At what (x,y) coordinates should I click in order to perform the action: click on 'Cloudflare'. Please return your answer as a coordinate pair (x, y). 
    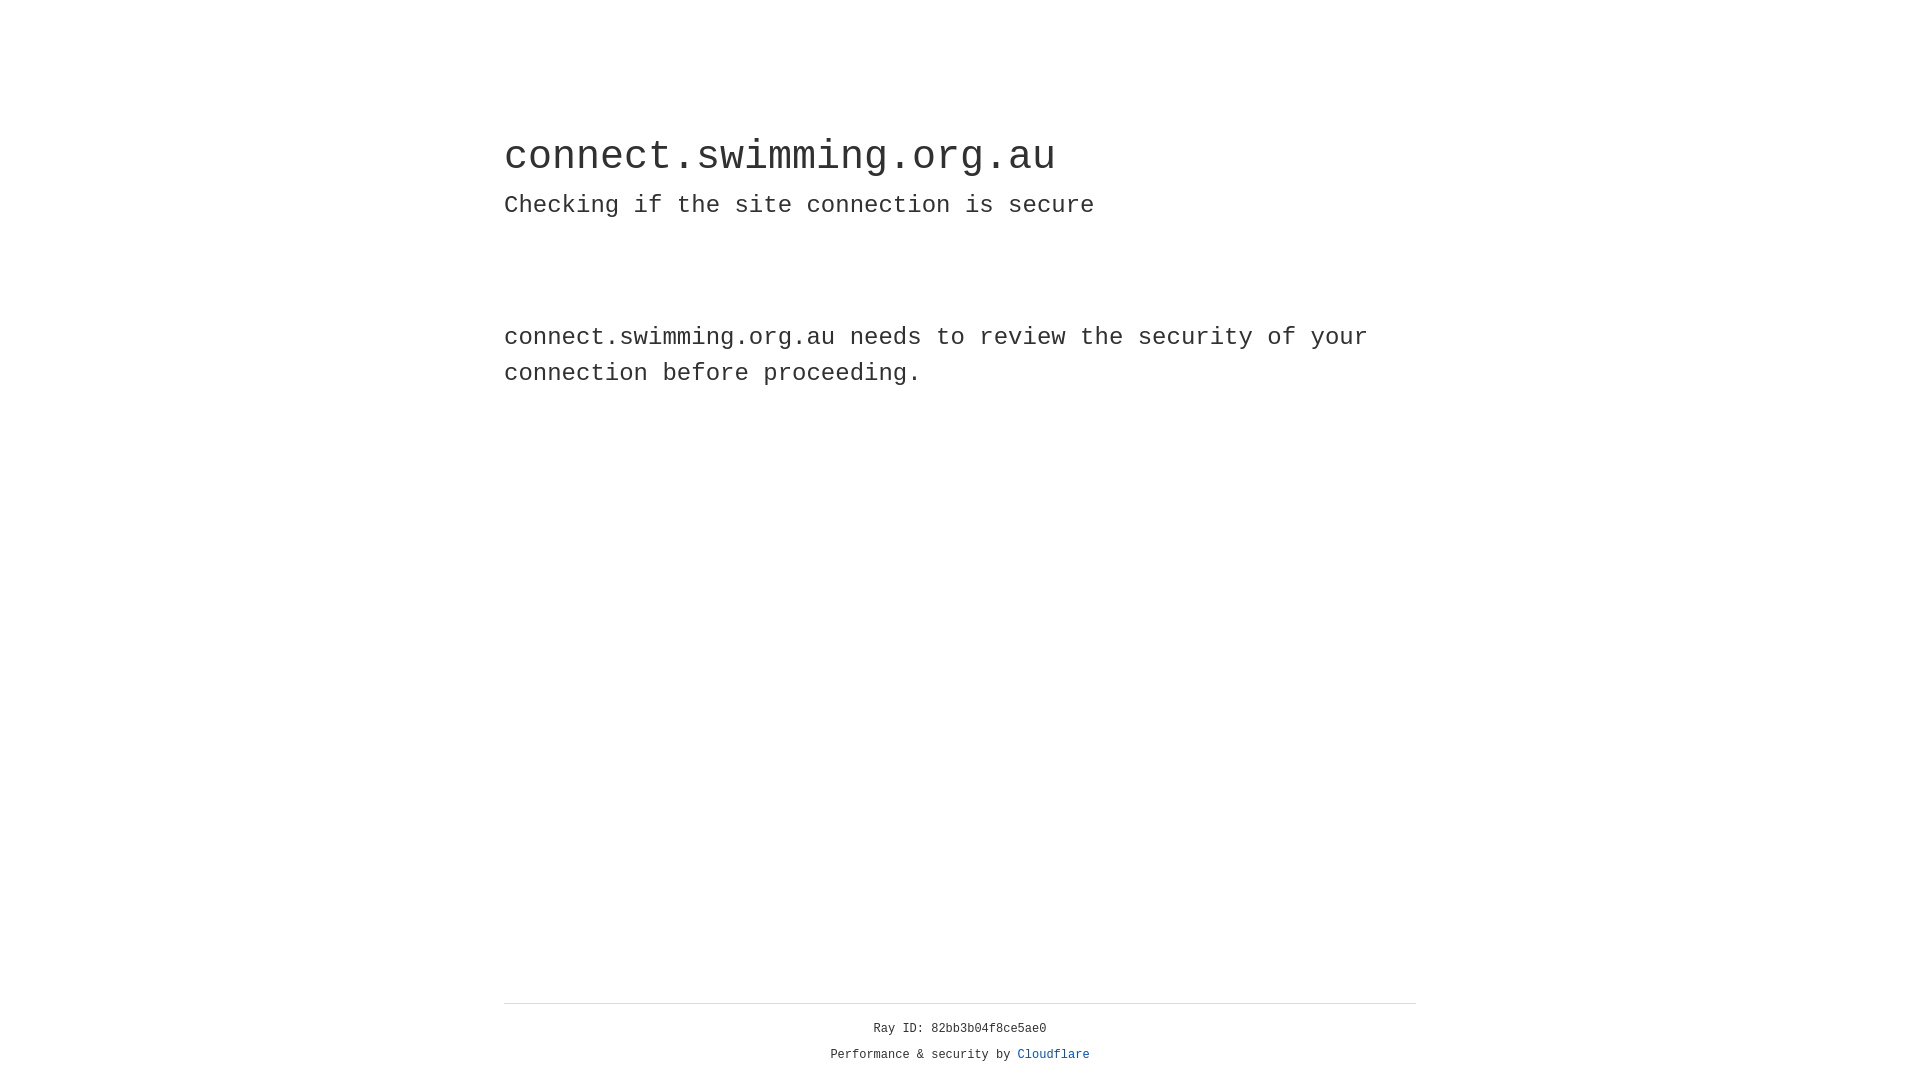
    Looking at the image, I should click on (1053, 1054).